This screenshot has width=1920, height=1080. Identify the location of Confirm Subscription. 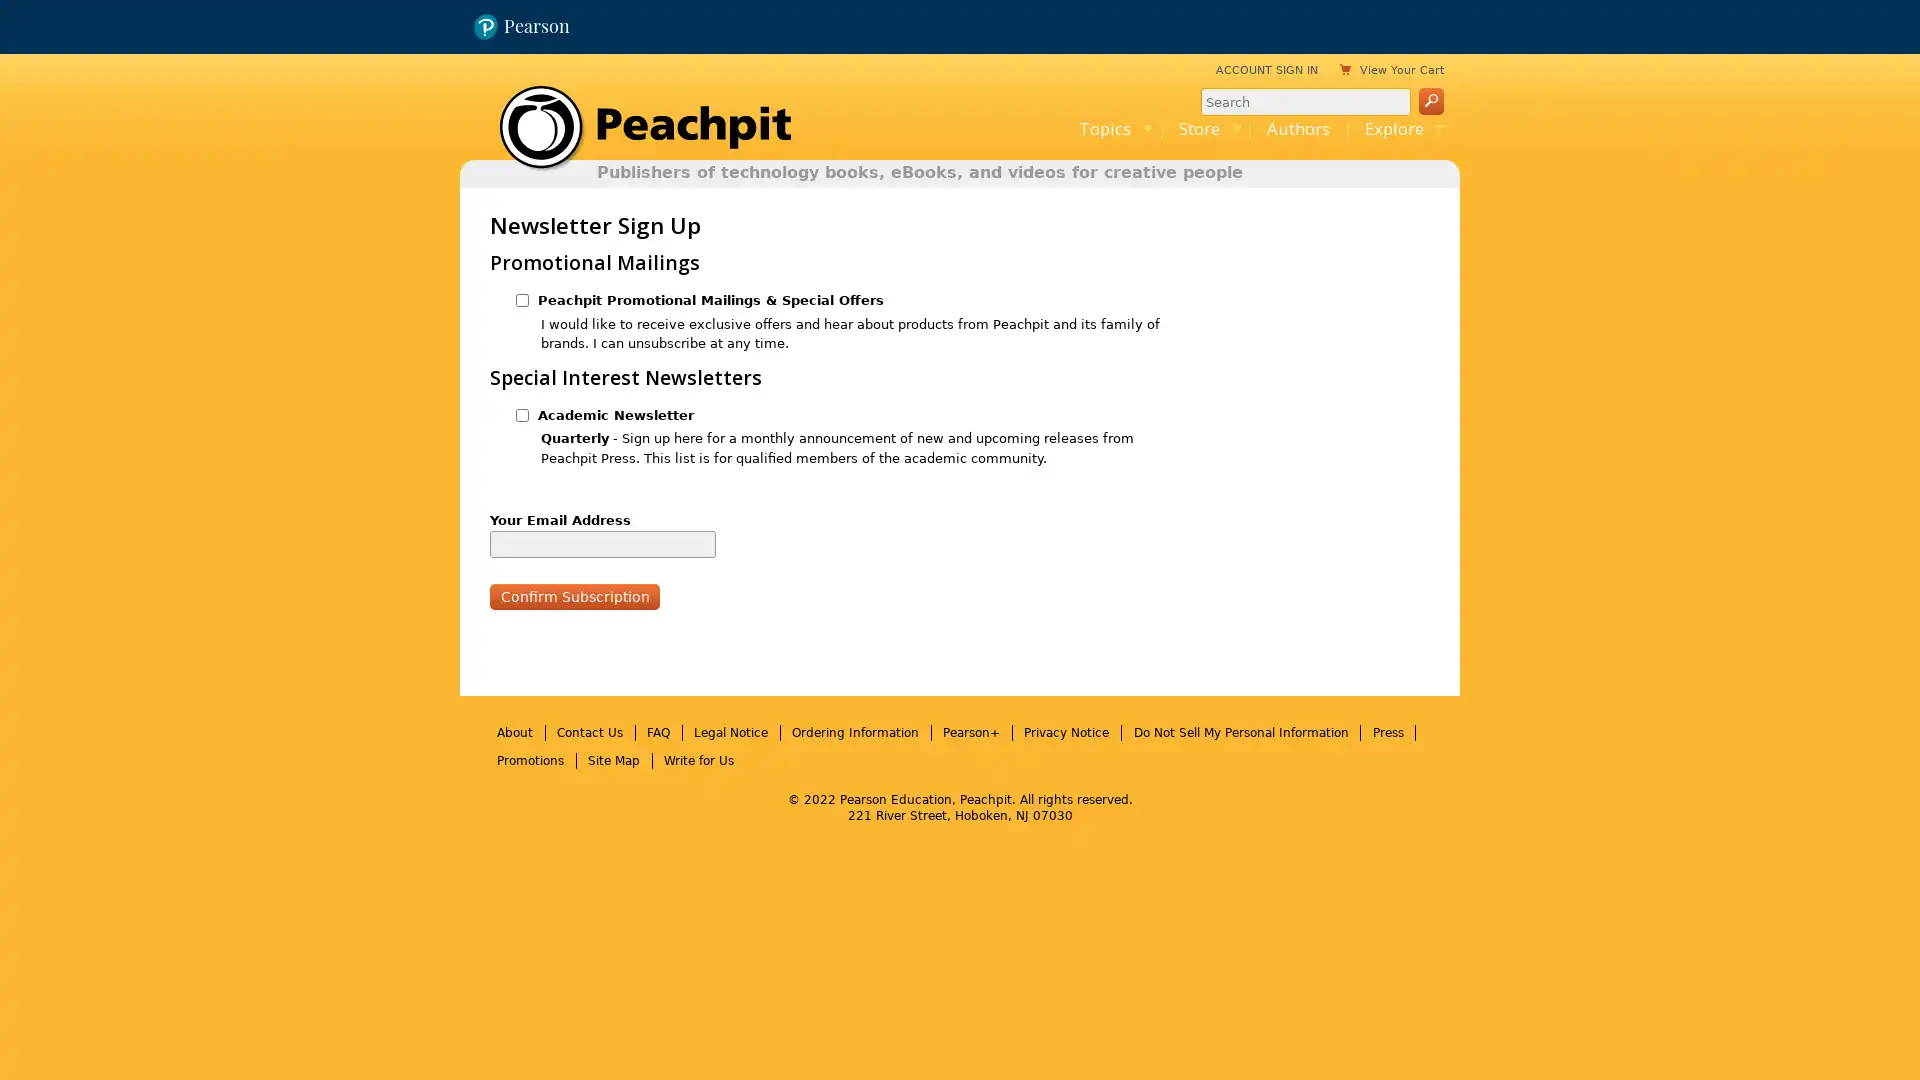
(573, 595).